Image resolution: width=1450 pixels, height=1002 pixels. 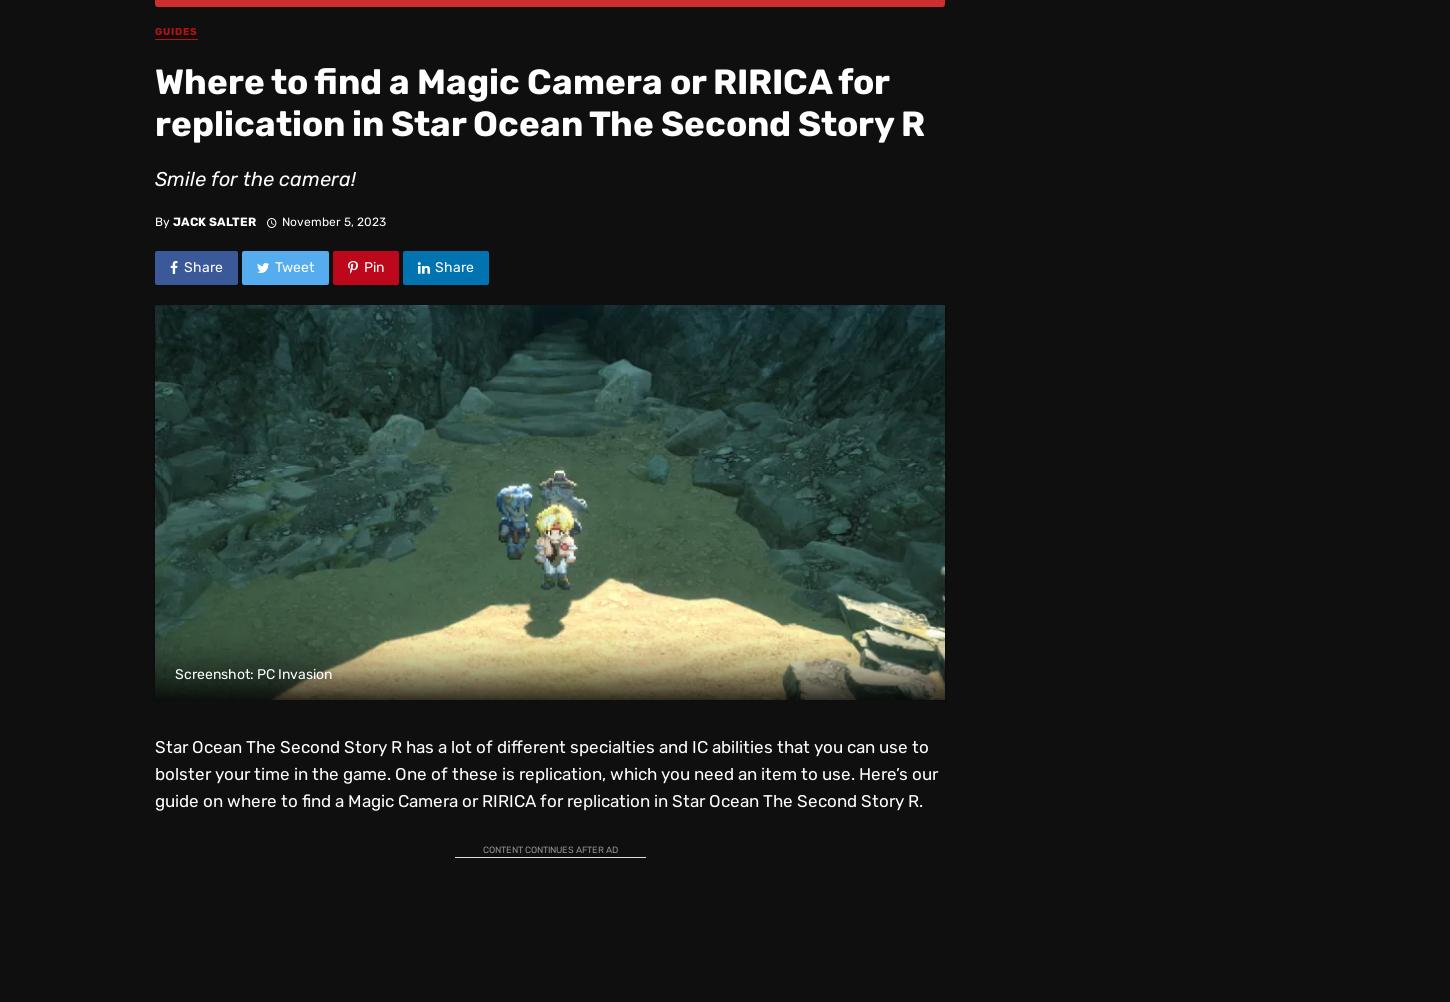 What do you see at coordinates (255, 178) in the screenshot?
I see `'Smile for the camera!'` at bounding box center [255, 178].